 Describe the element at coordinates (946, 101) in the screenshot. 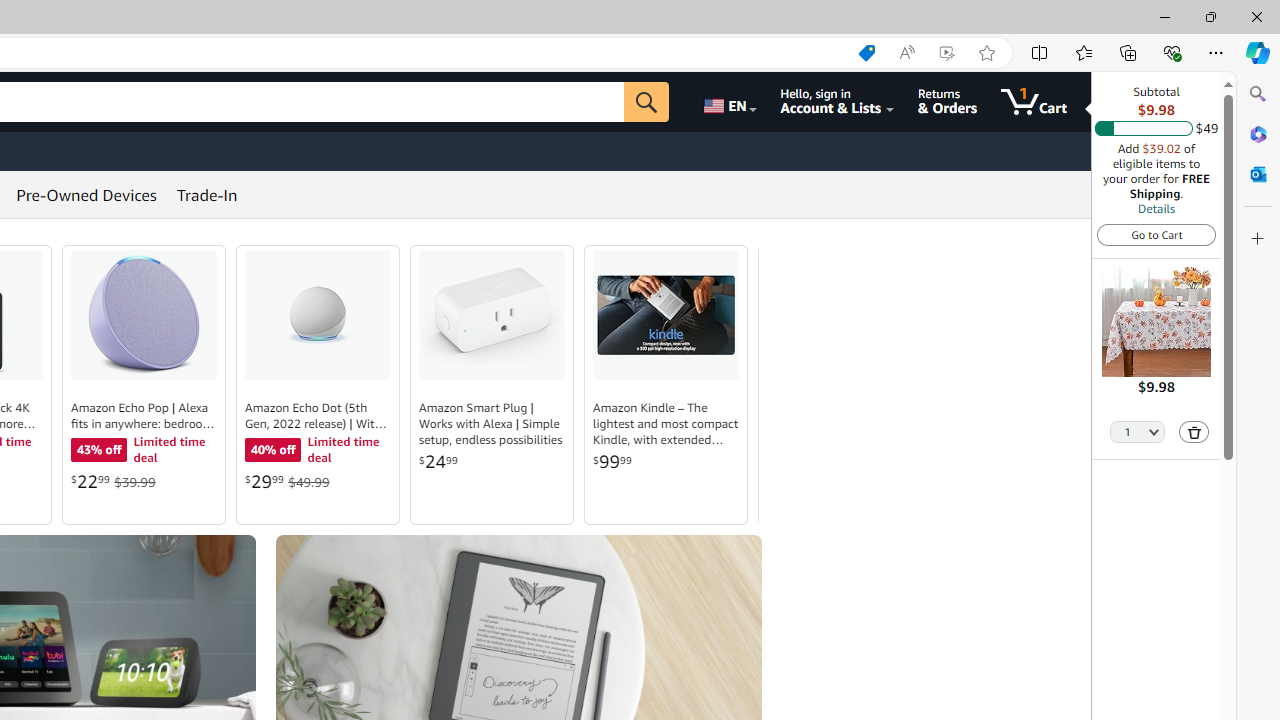

I see `'Returns & Orders'` at that location.